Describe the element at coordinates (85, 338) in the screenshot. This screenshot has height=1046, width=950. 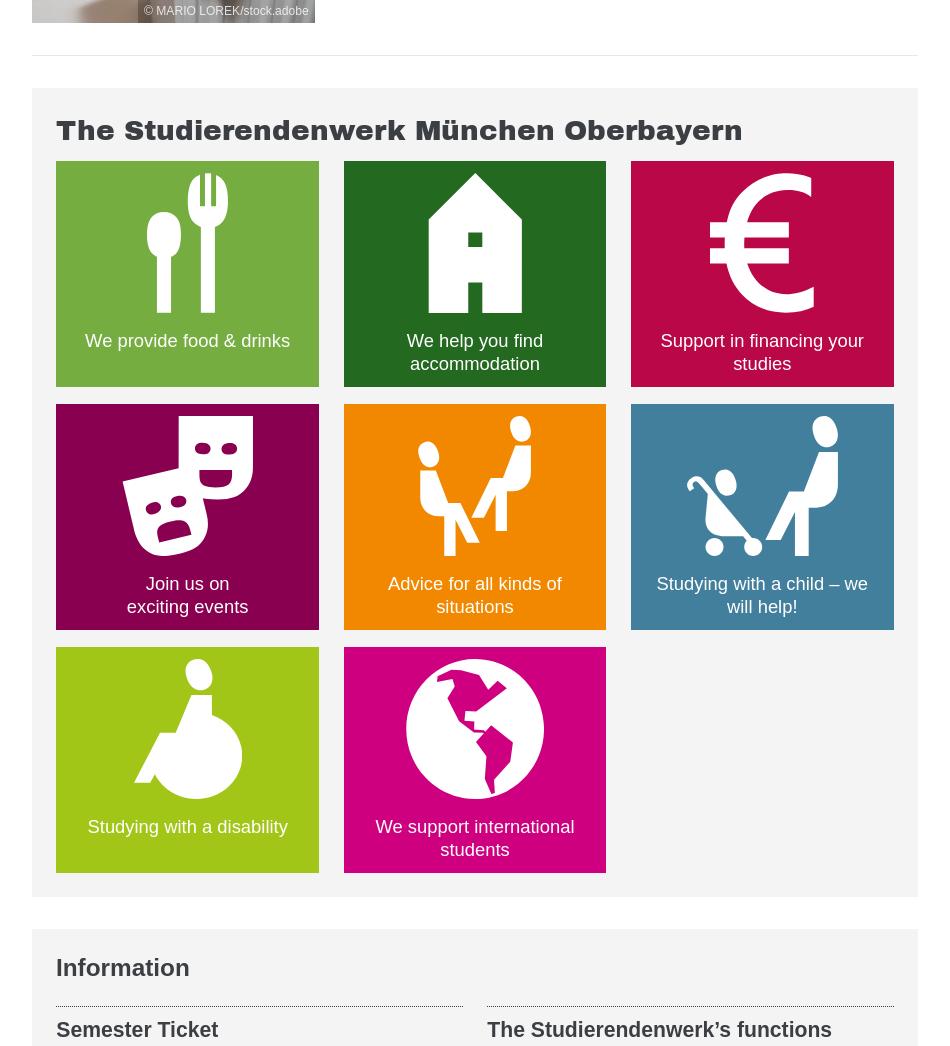
I see `'We provide food & drinks'` at that location.